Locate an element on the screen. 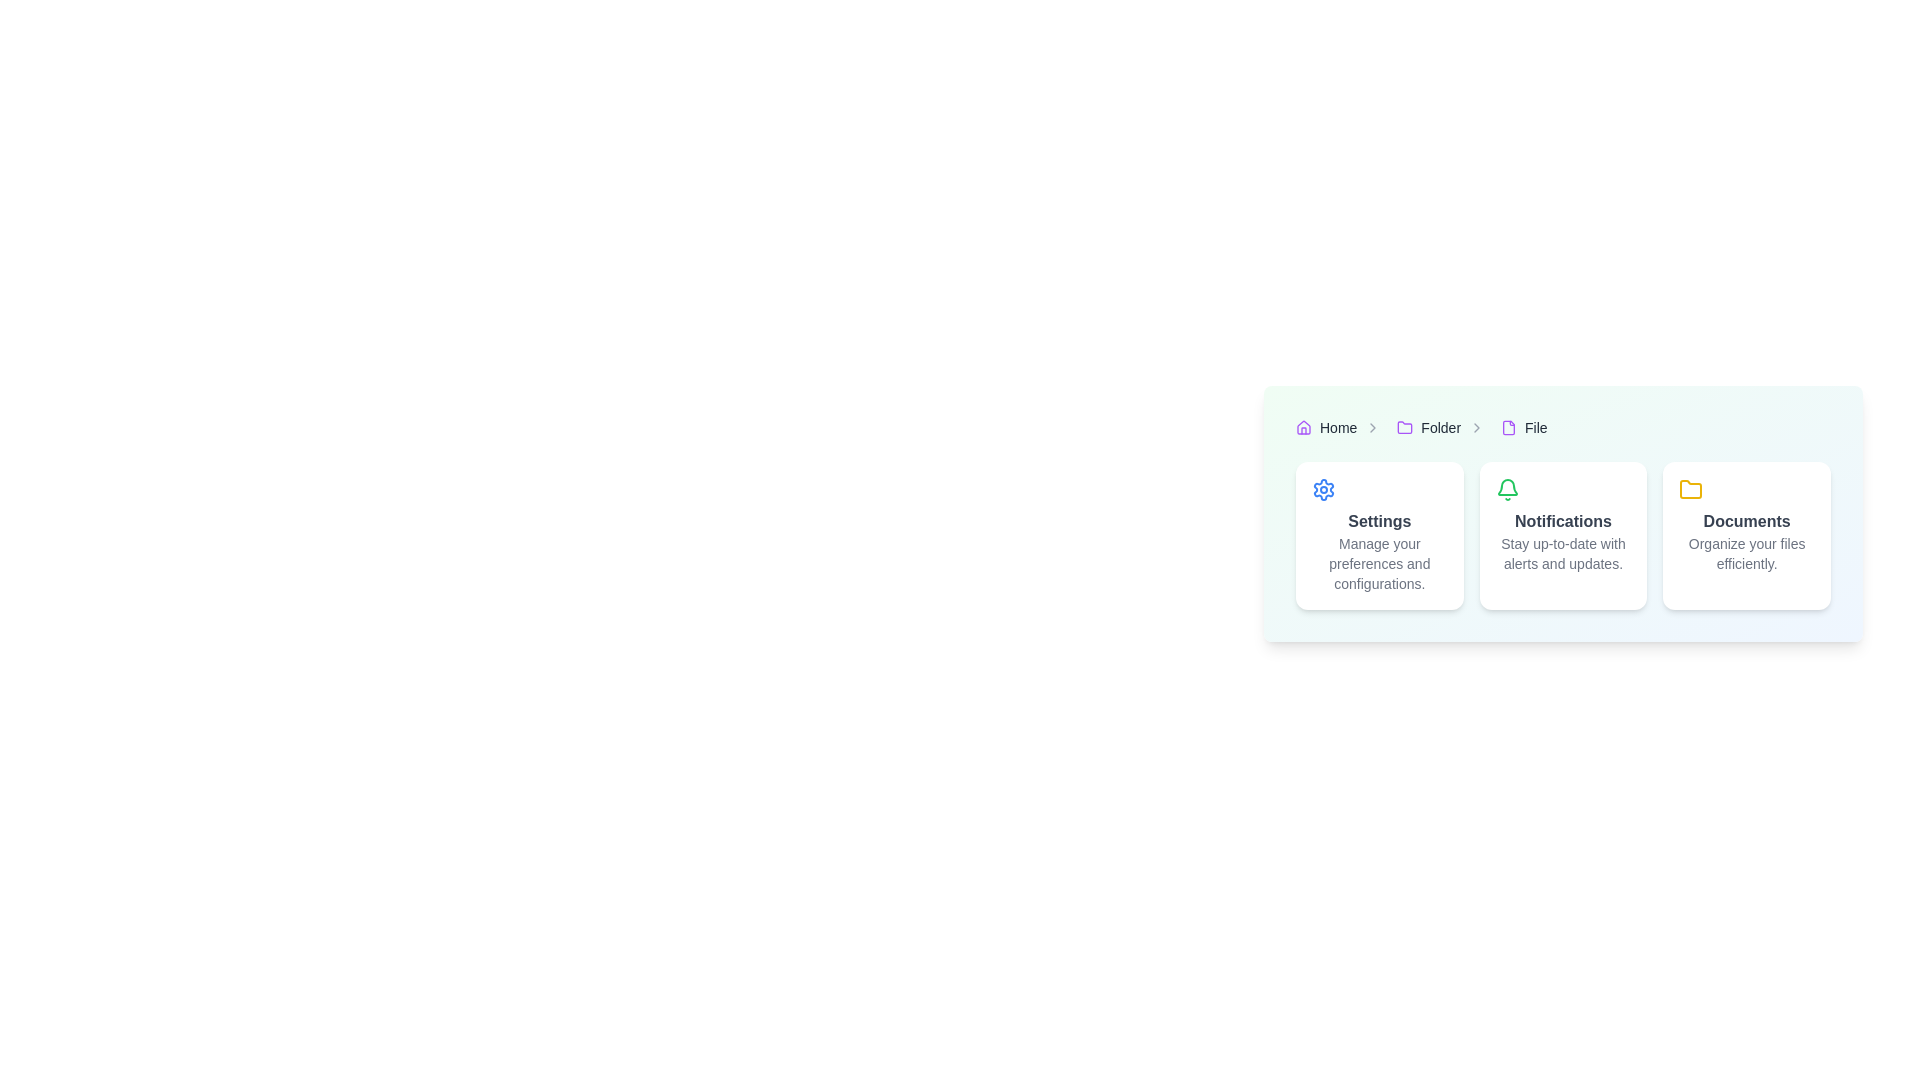 This screenshot has width=1920, height=1080. the Informational card that is positioned in the middle among three cards, located between 'Settings' and 'Documents' is located at coordinates (1562, 512).